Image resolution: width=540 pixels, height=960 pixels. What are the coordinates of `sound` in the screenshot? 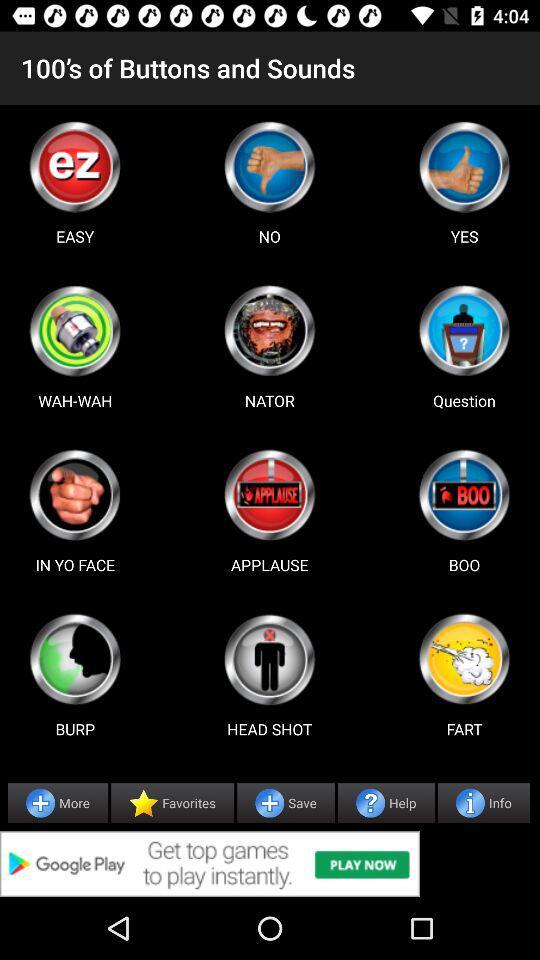 It's located at (74, 658).